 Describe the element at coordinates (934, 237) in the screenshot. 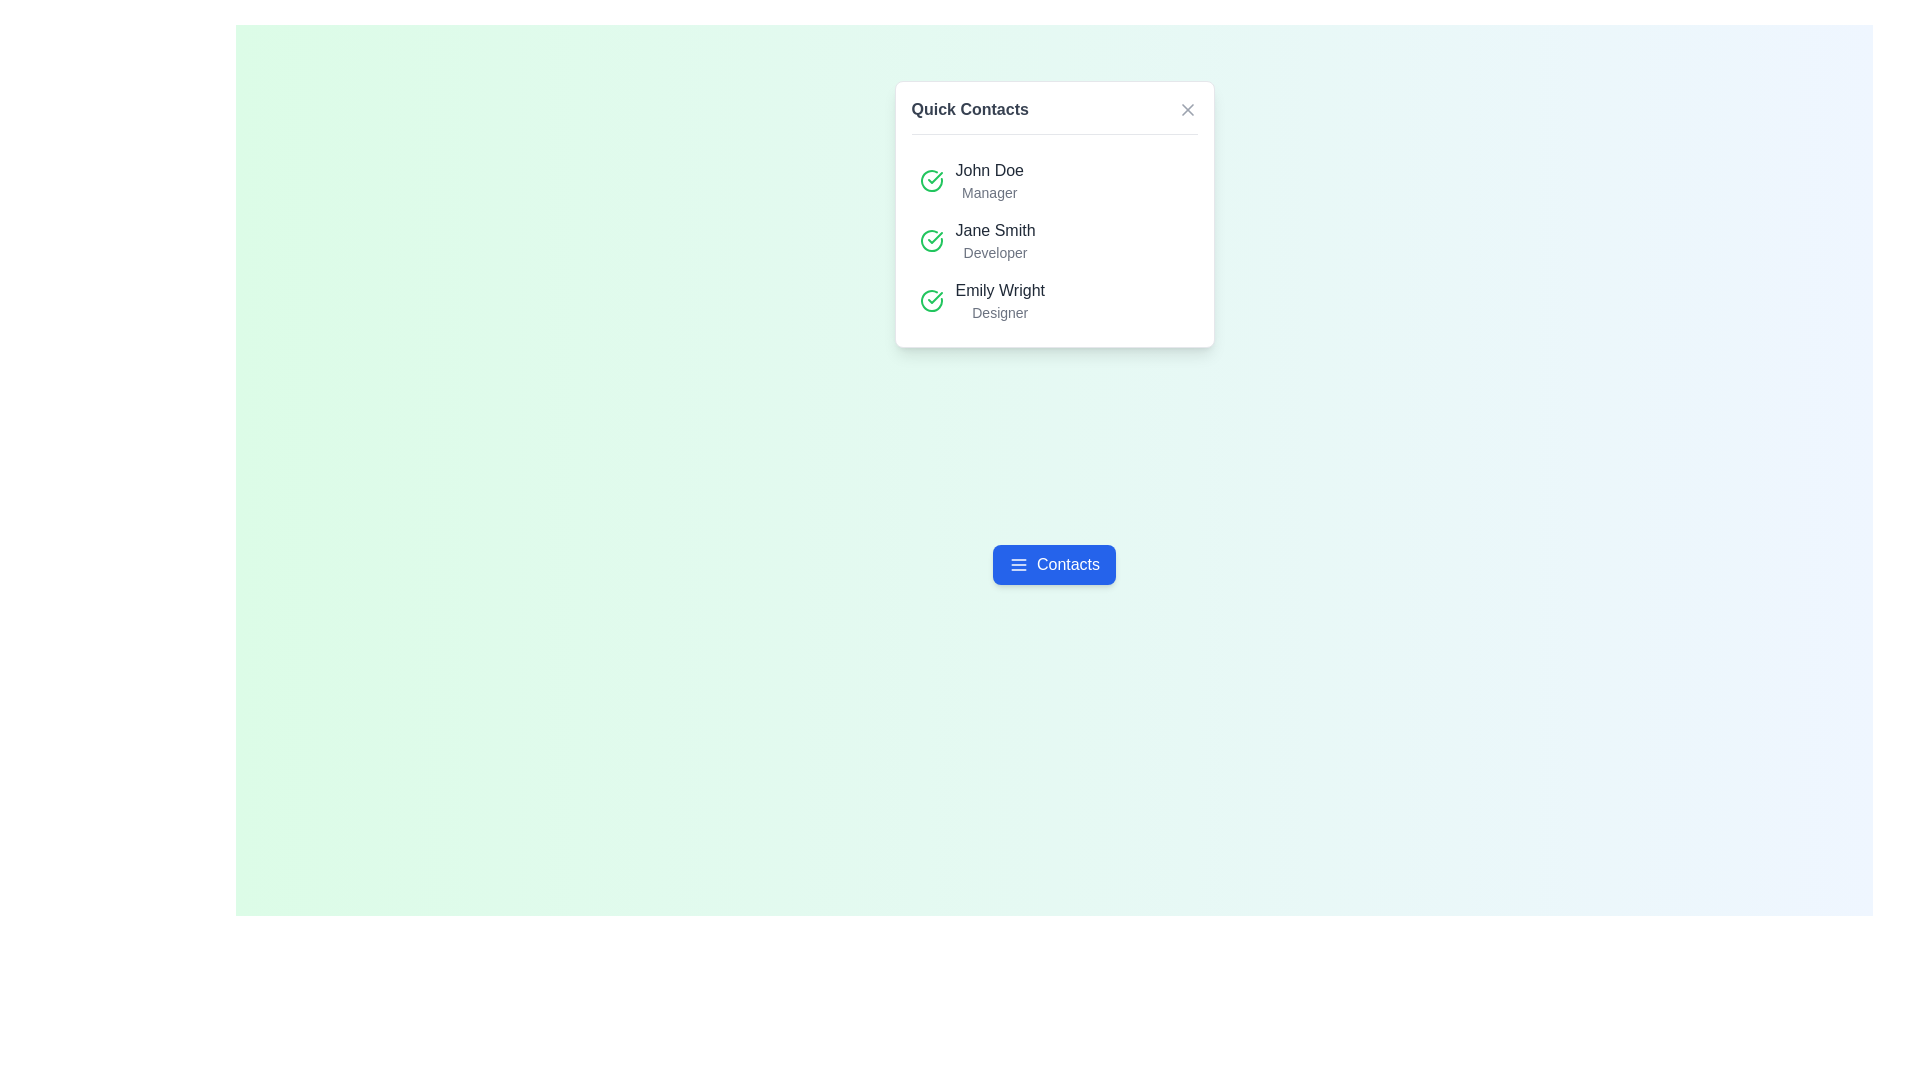

I see `first checkmark icon indicating that the contact 'John Doe' is confirmed, located in the 'Quick Contacts' panel, for styling or debugging purposes` at that location.